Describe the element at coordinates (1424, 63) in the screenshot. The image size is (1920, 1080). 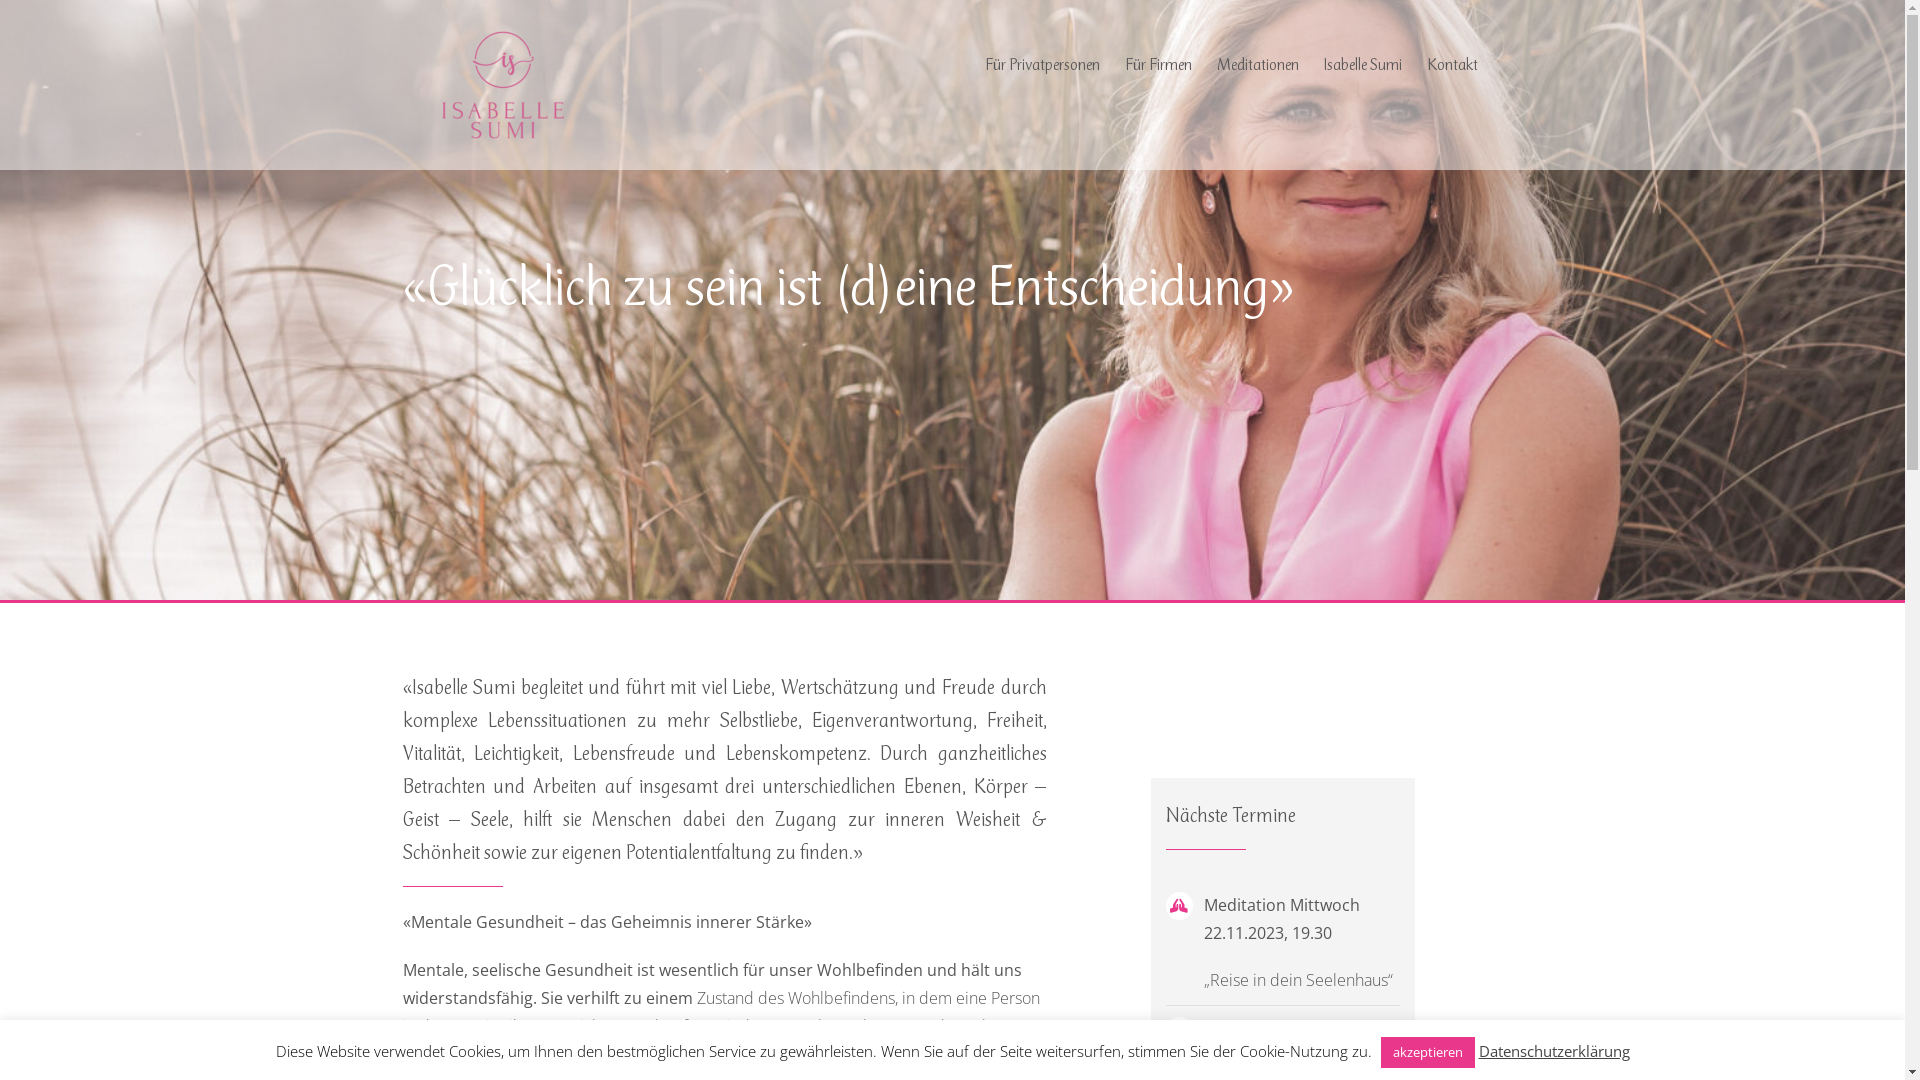
I see `'Kontakt'` at that location.